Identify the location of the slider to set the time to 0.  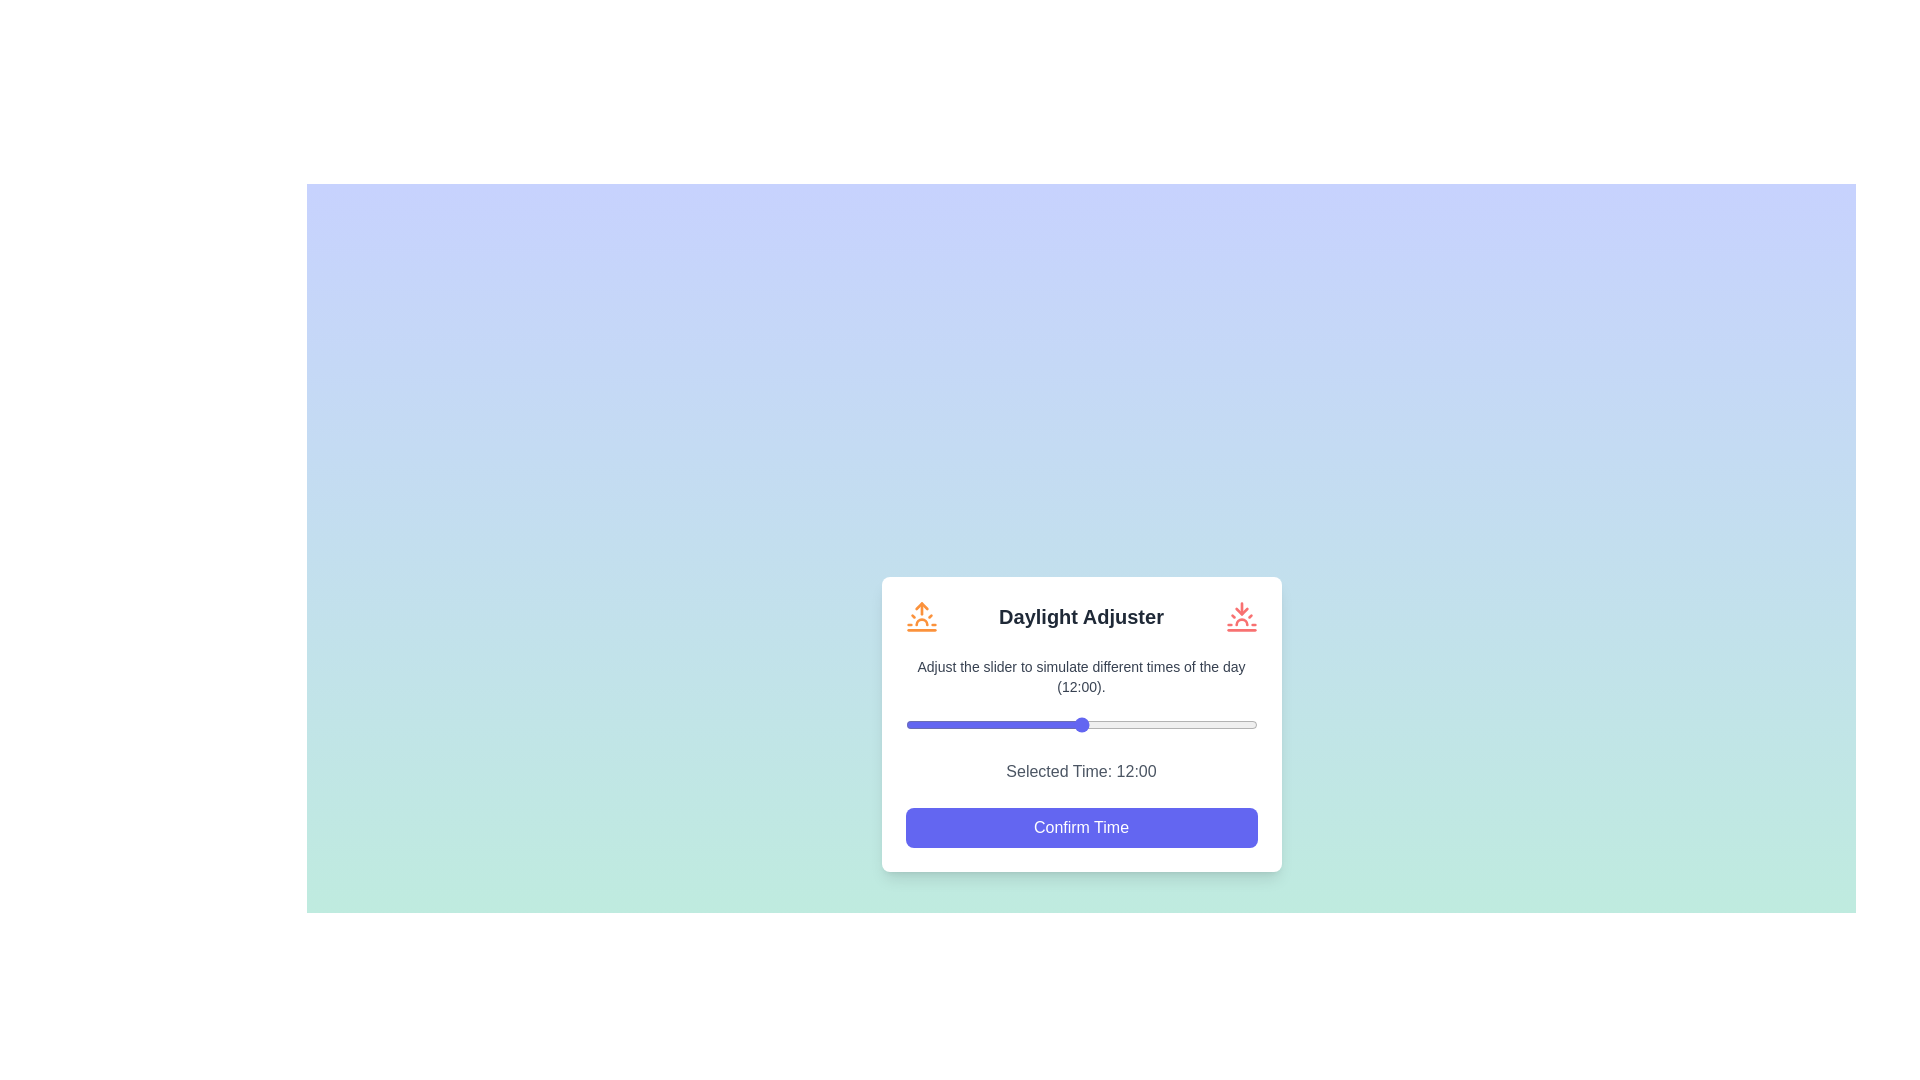
(904, 724).